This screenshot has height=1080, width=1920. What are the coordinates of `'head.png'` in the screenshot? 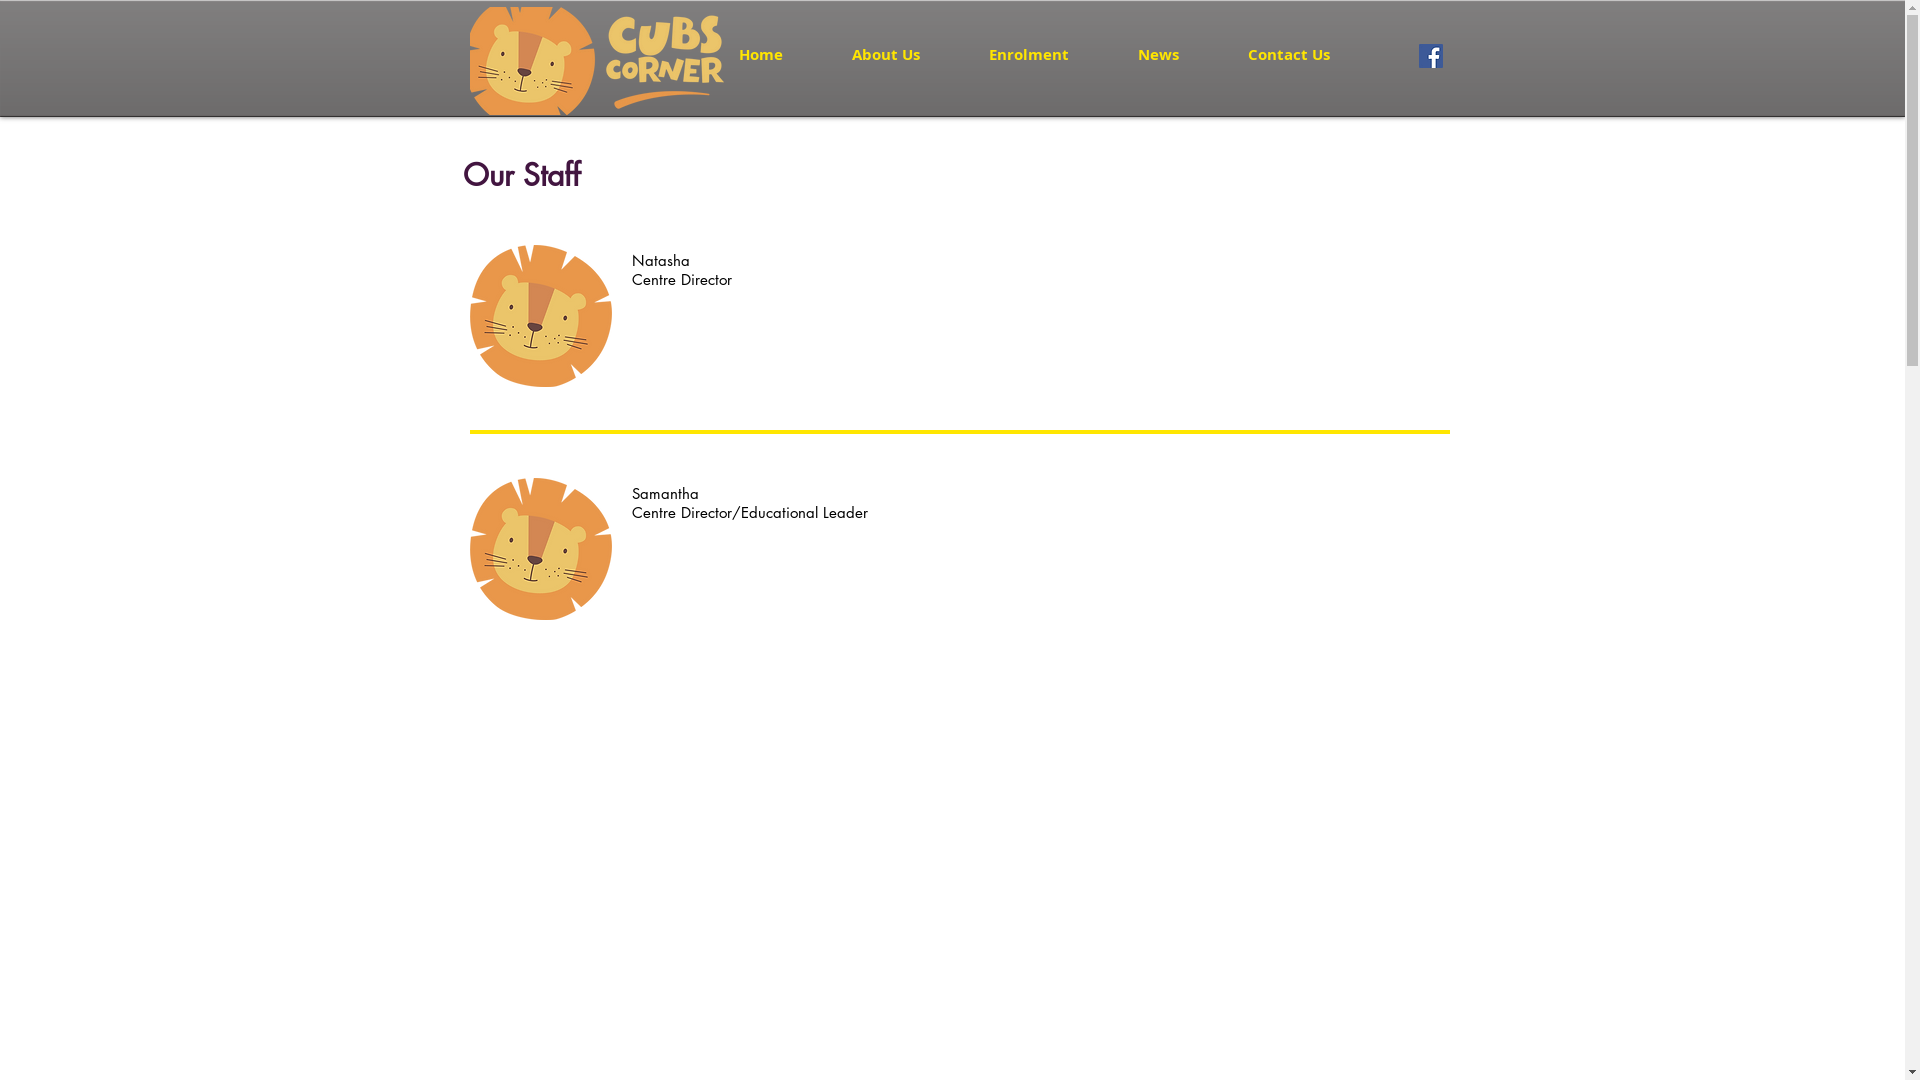 It's located at (541, 315).